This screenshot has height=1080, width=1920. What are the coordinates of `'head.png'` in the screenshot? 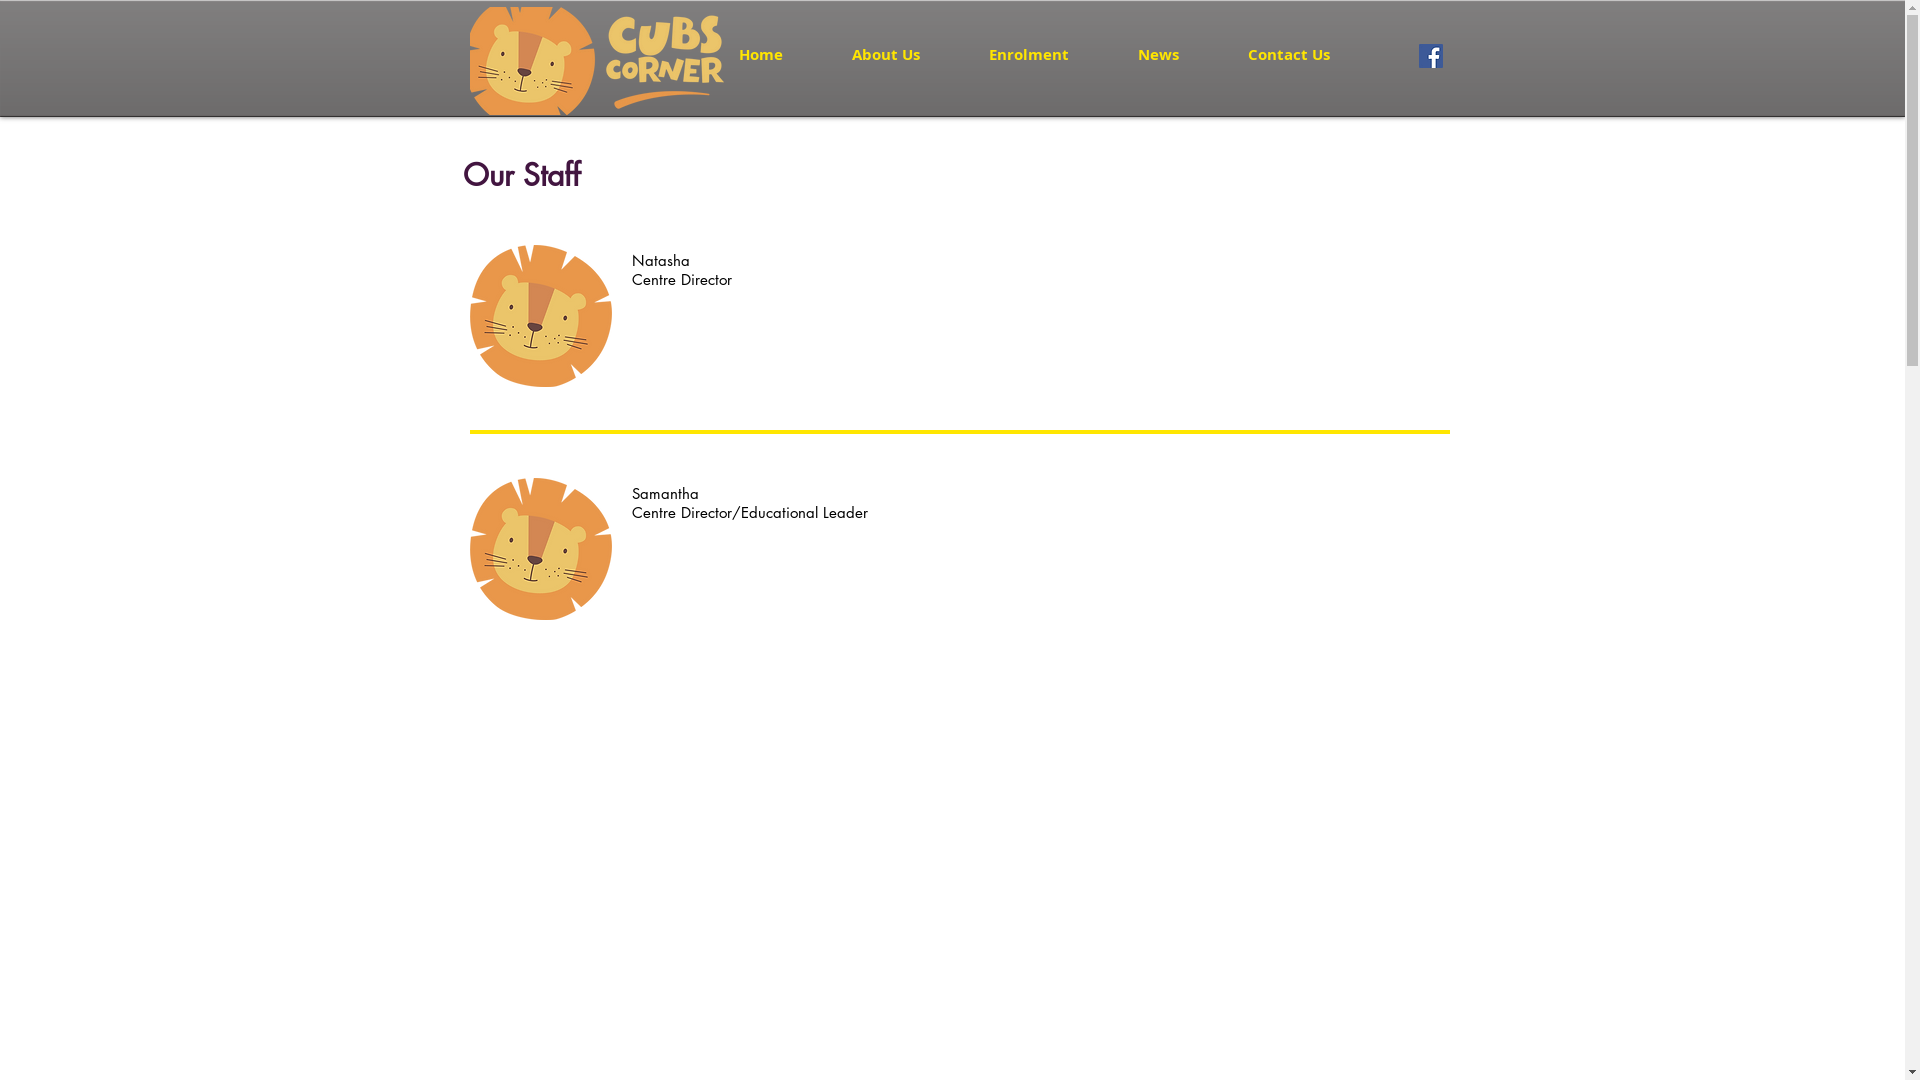 It's located at (541, 315).